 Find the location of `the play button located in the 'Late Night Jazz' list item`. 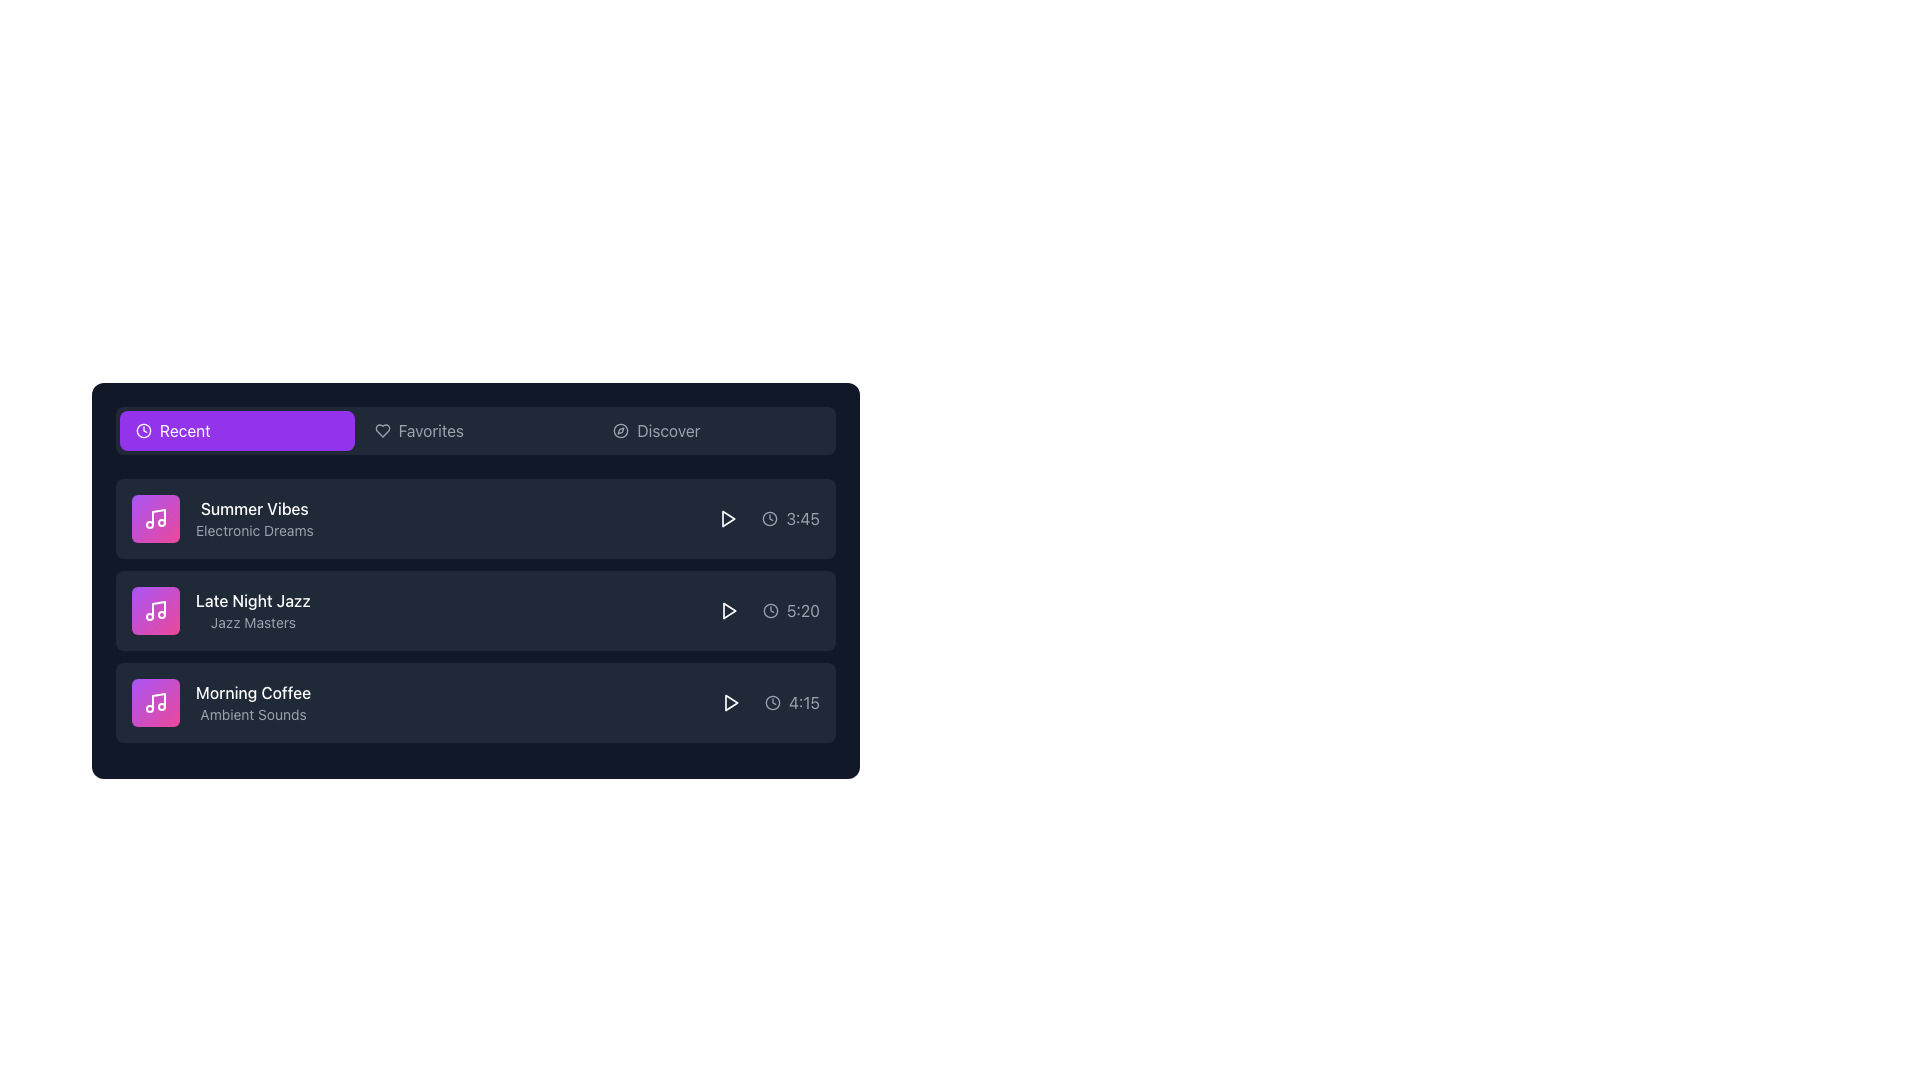

the play button located in the 'Late Night Jazz' list item is located at coordinates (727, 609).